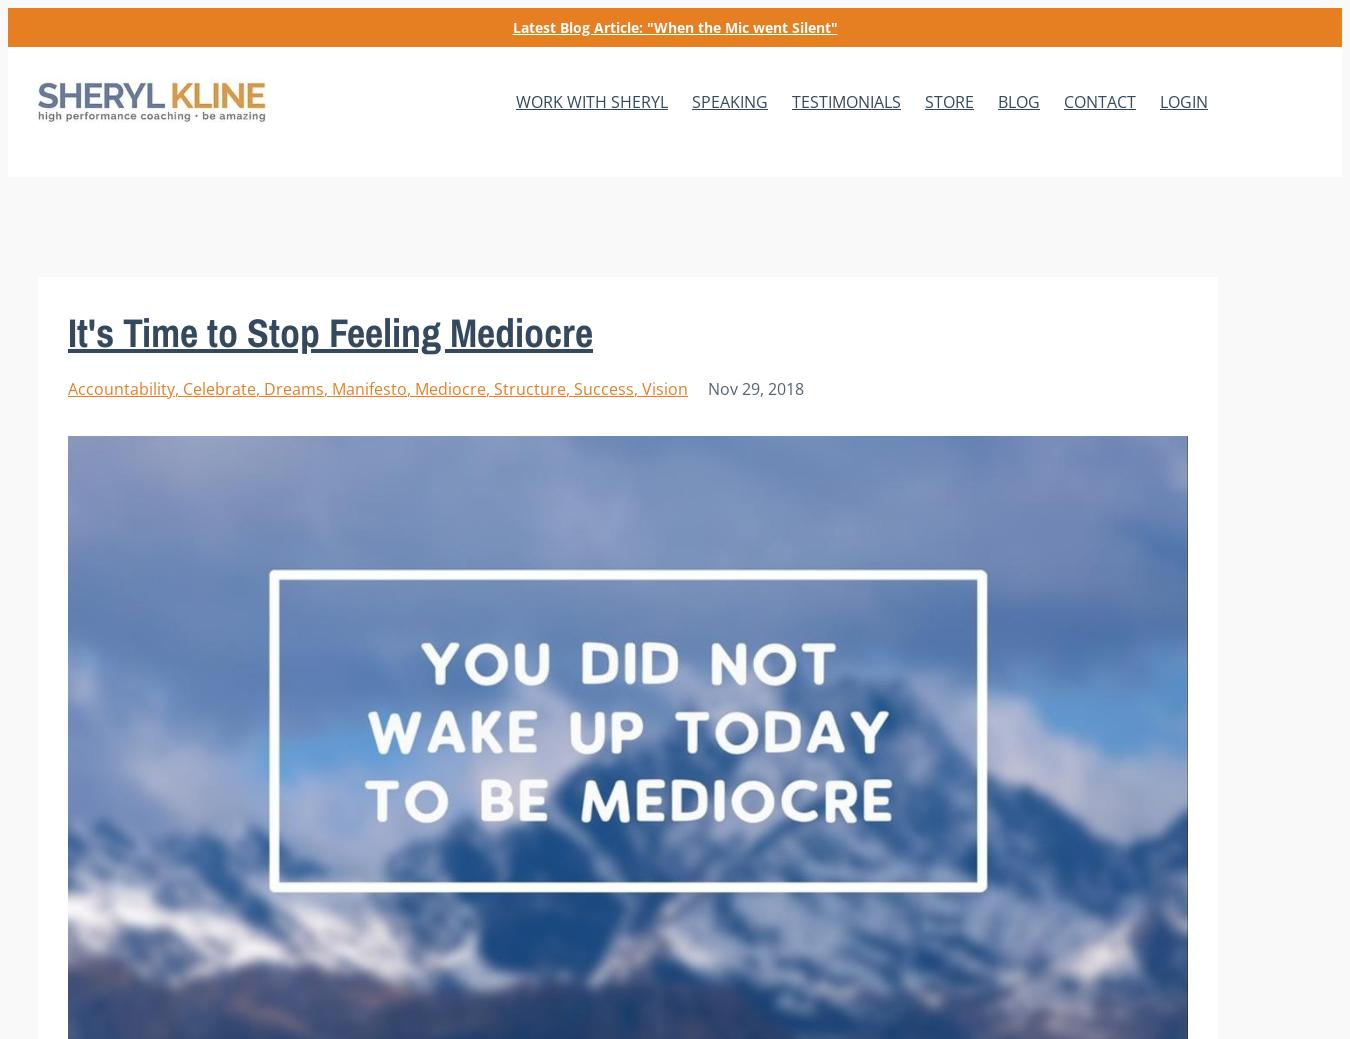 Image resolution: width=1350 pixels, height=1039 pixels. I want to click on 'mediocre', so click(414, 388).